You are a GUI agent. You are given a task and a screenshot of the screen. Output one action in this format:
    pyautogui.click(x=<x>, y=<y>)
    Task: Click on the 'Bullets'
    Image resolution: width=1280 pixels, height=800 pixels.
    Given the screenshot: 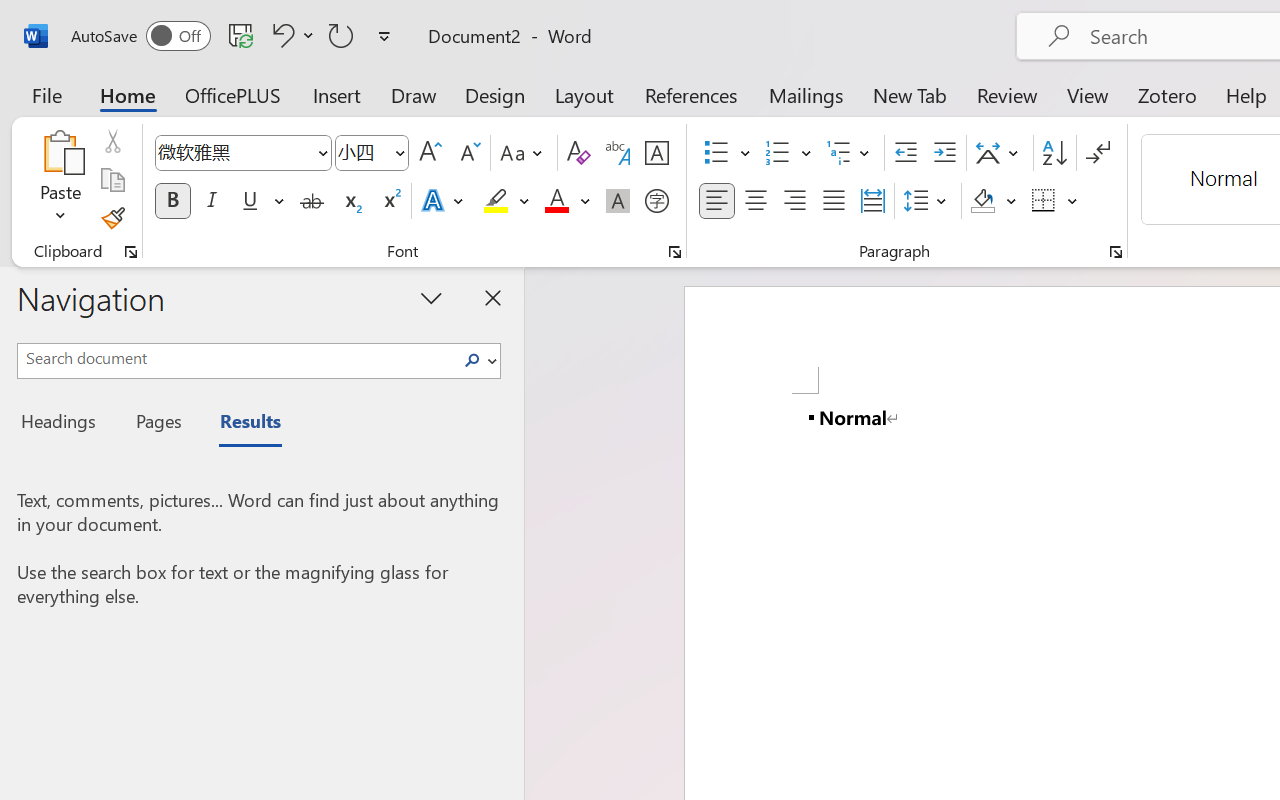 What is the action you would take?
    pyautogui.click(x=716, y=153)
    